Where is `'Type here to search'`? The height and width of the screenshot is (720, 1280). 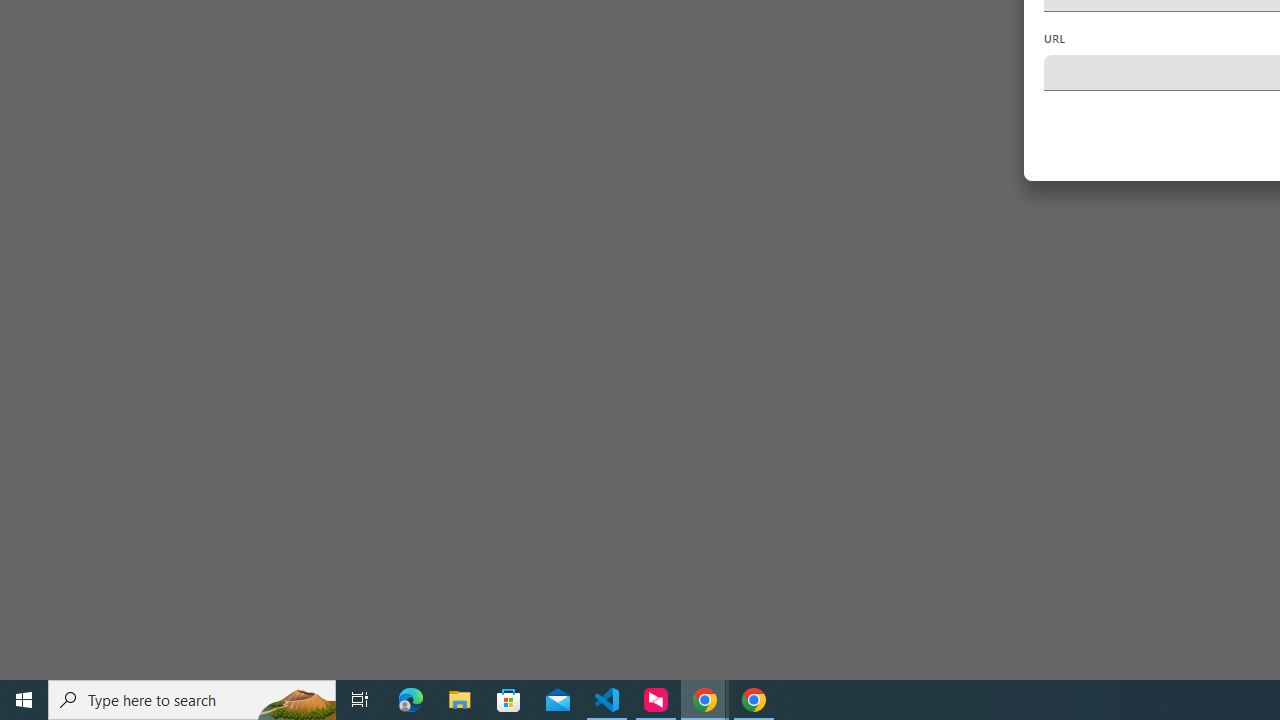
'Type here to search' is located at coordinates (192, 698).